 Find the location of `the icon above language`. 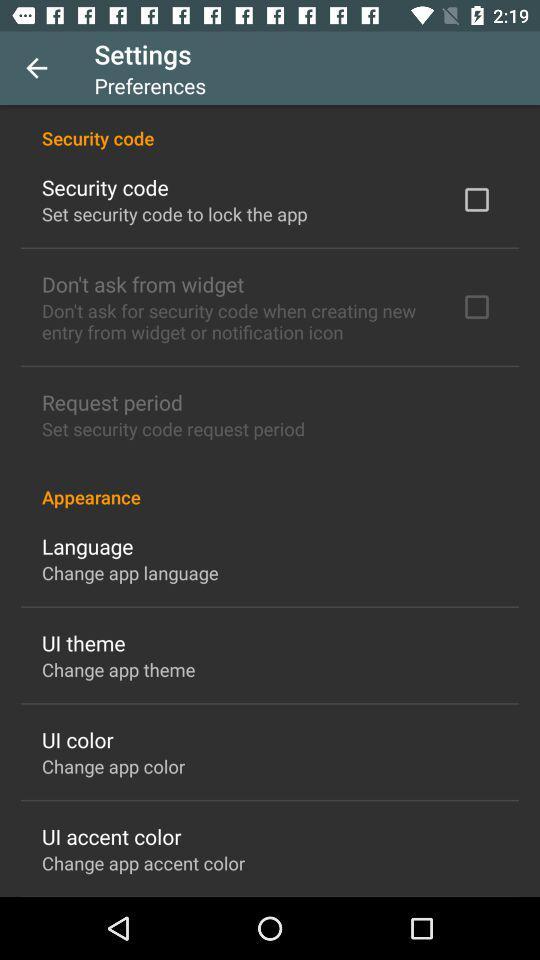

the icon above language is located at coordinates (270, 485).